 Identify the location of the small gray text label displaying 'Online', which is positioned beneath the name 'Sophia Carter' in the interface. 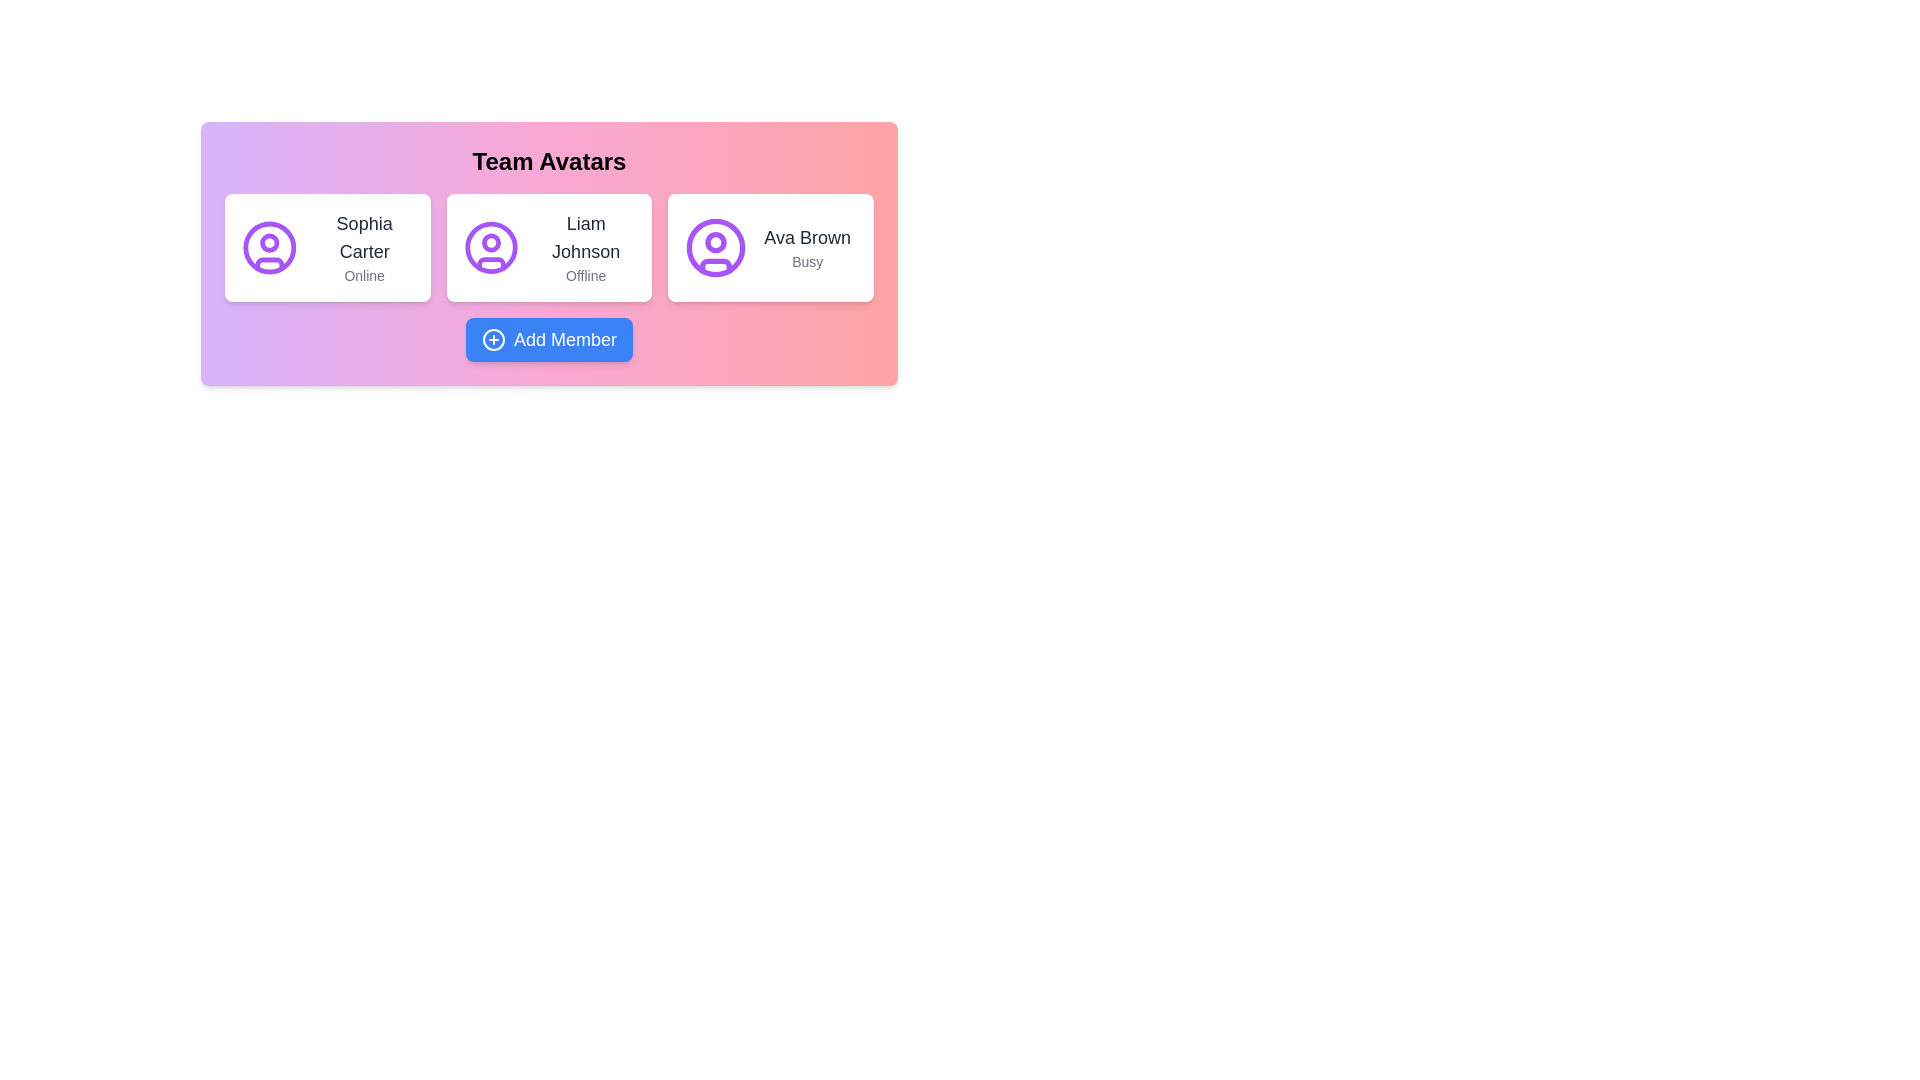
(364, 276).